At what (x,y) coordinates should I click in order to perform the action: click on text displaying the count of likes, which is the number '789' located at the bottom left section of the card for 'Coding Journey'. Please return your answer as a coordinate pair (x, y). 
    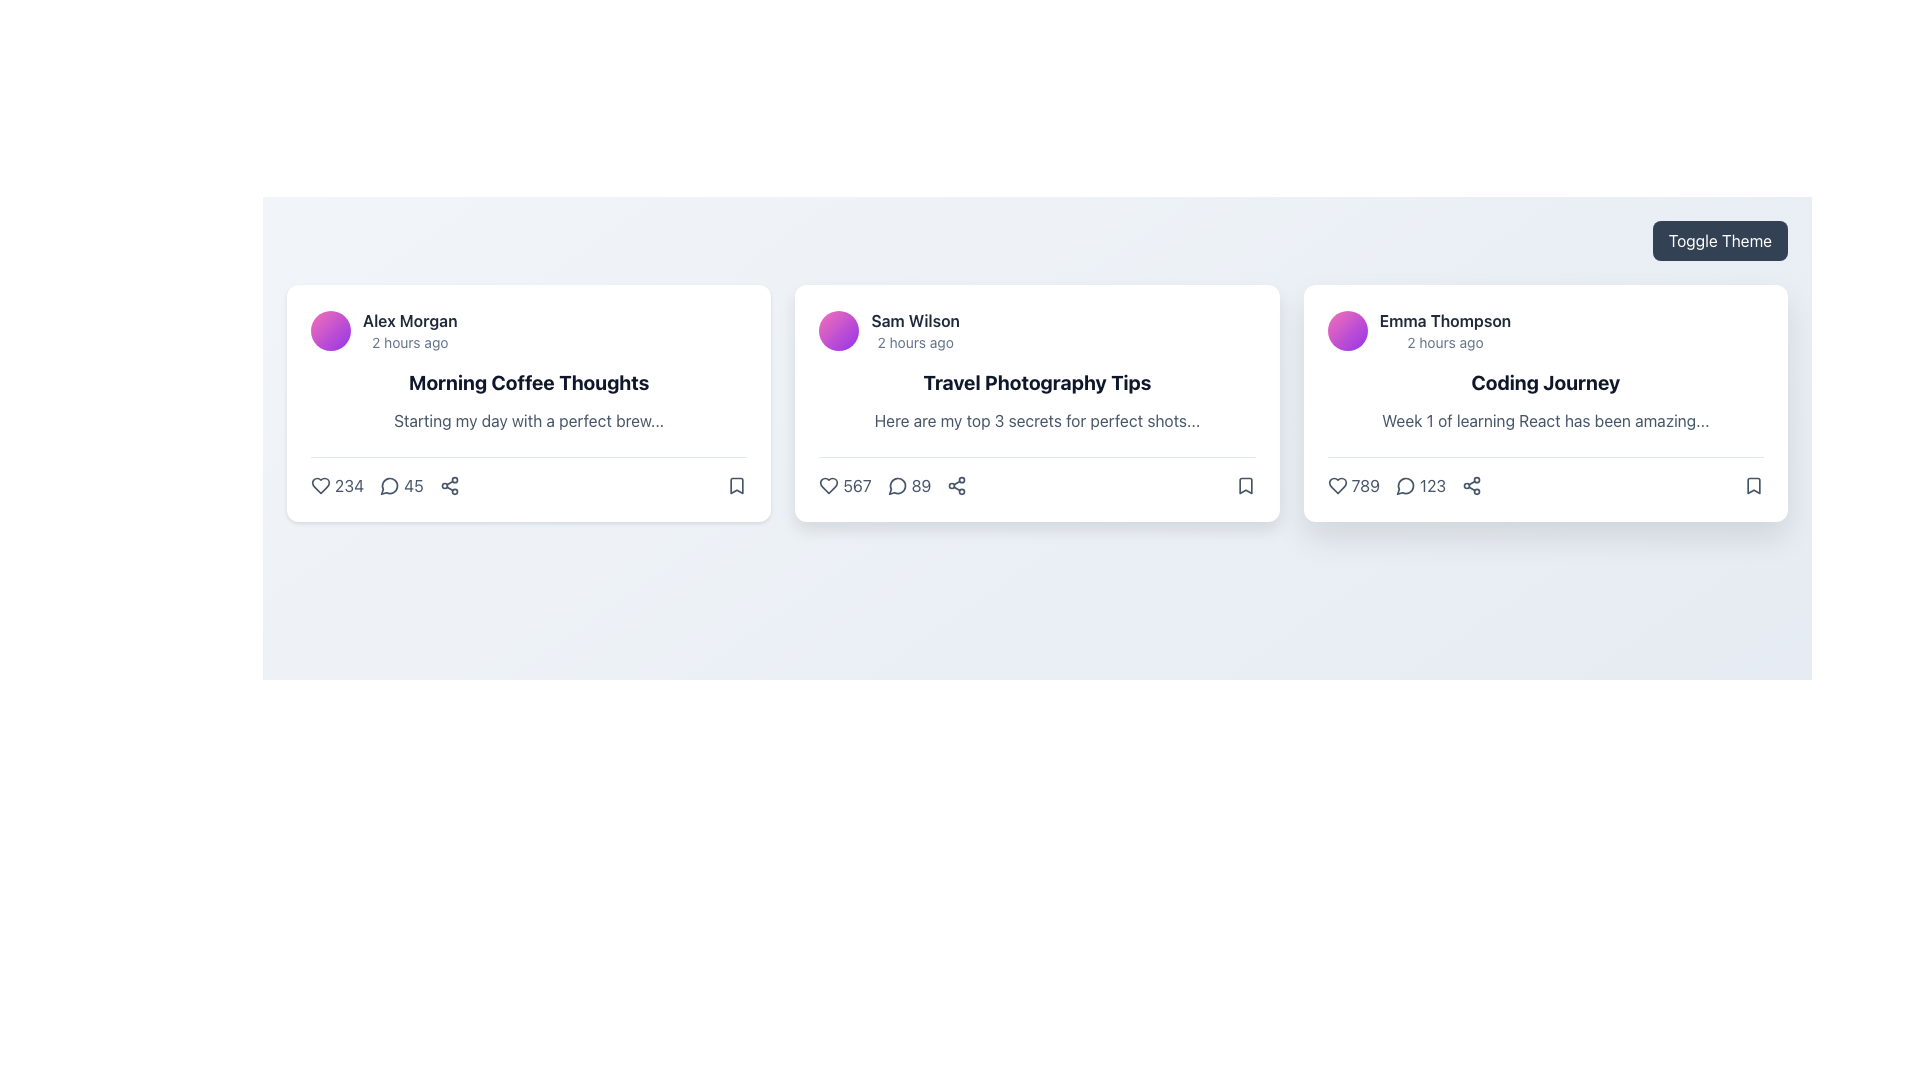
    Looking at the image, I should click on (1364, 486).